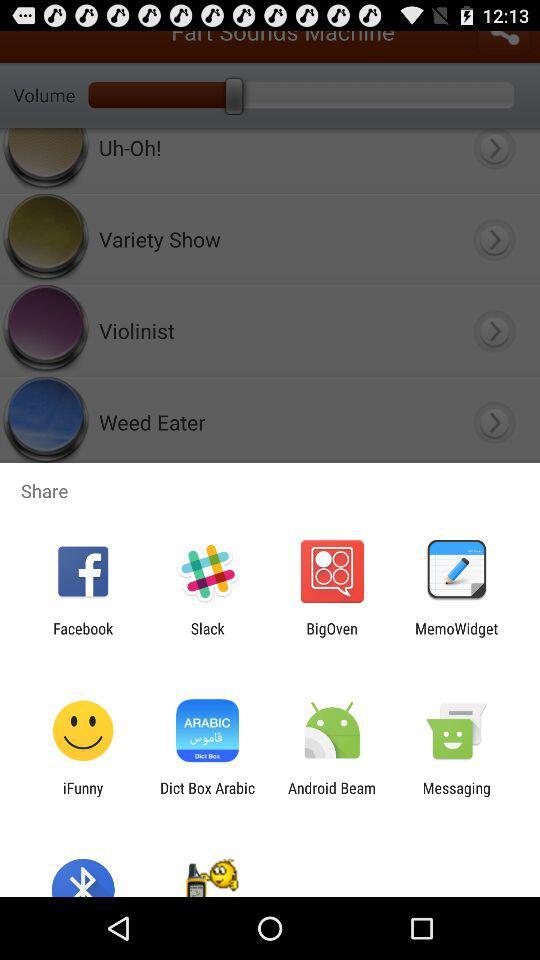  Describe the element at coordinates (332, 636) in the screenshot. I see `the icon to the right of the slack icon` at that location.